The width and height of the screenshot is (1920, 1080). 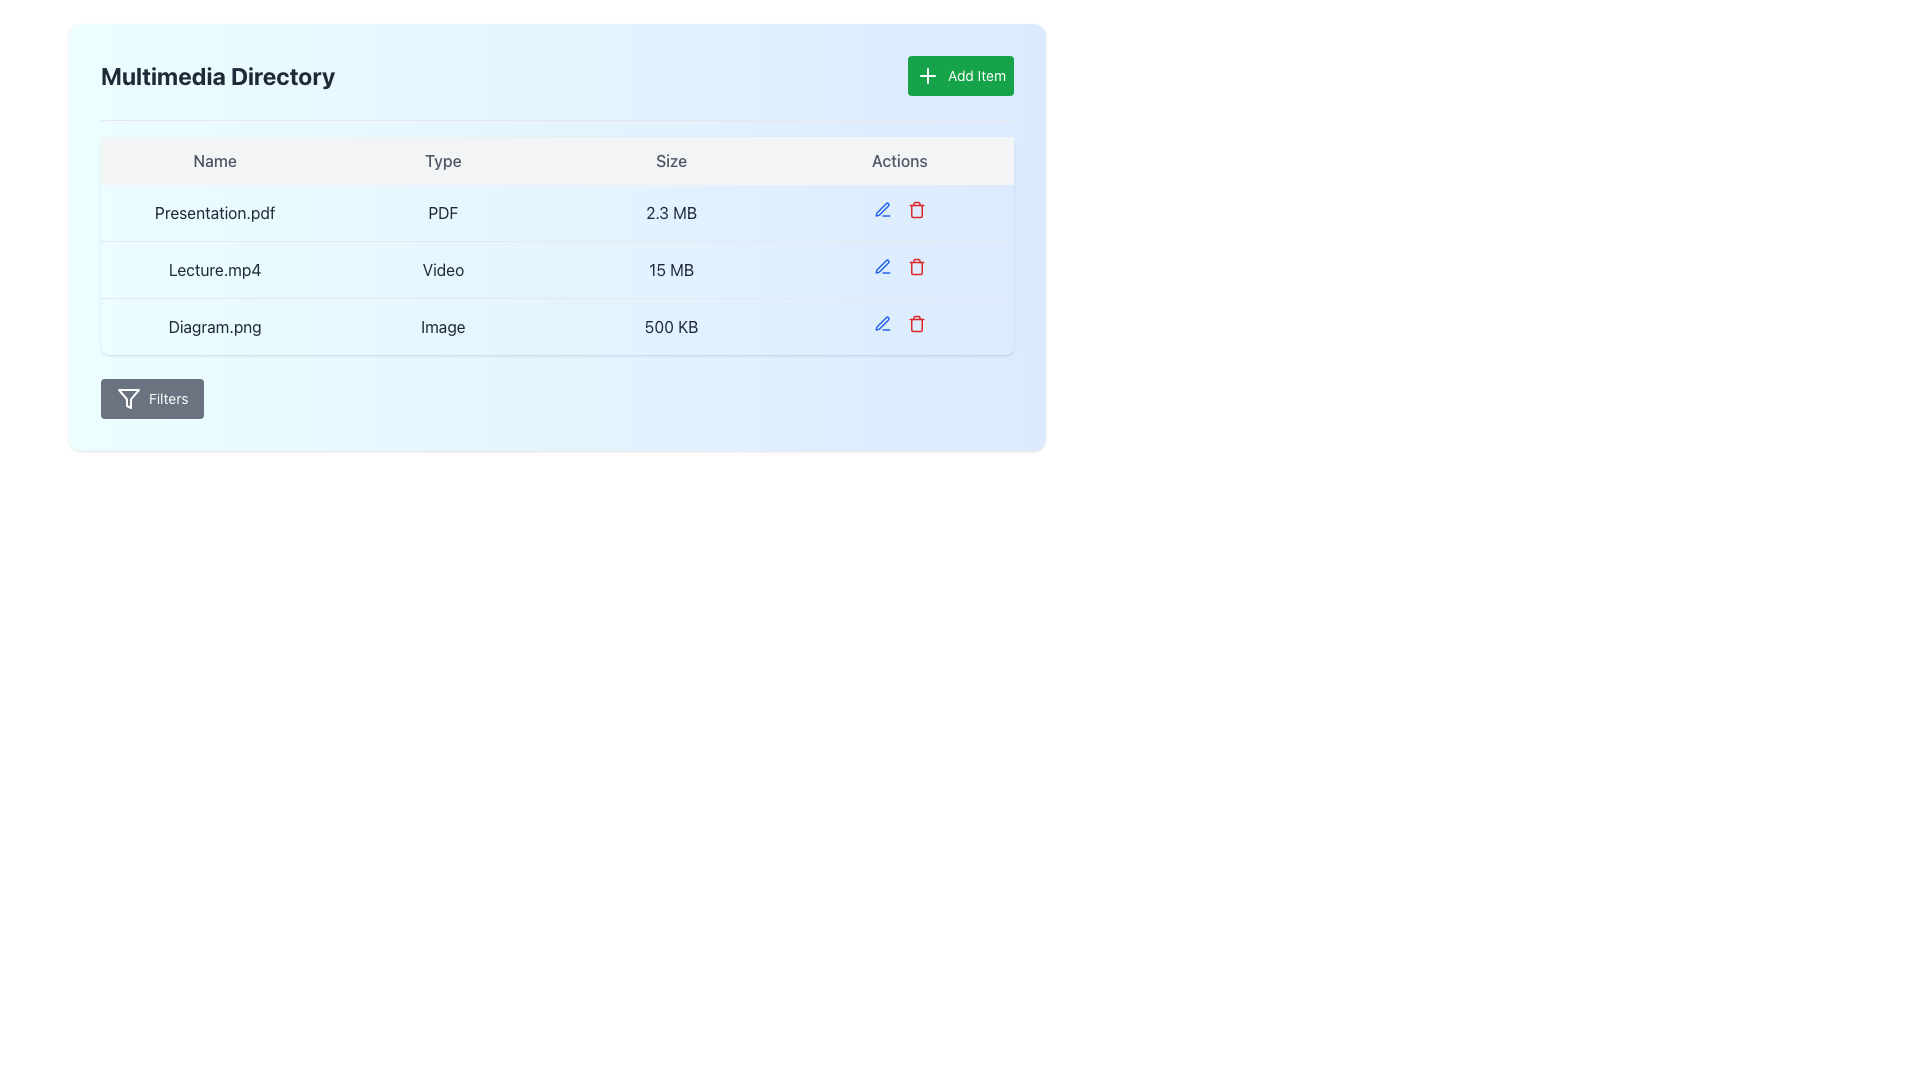 I want to click on the pen icon in the 'Actions' column of the multimedia directory table to initiate an edit action for the 'Diagram.png' row, so click(x=881, y=323).